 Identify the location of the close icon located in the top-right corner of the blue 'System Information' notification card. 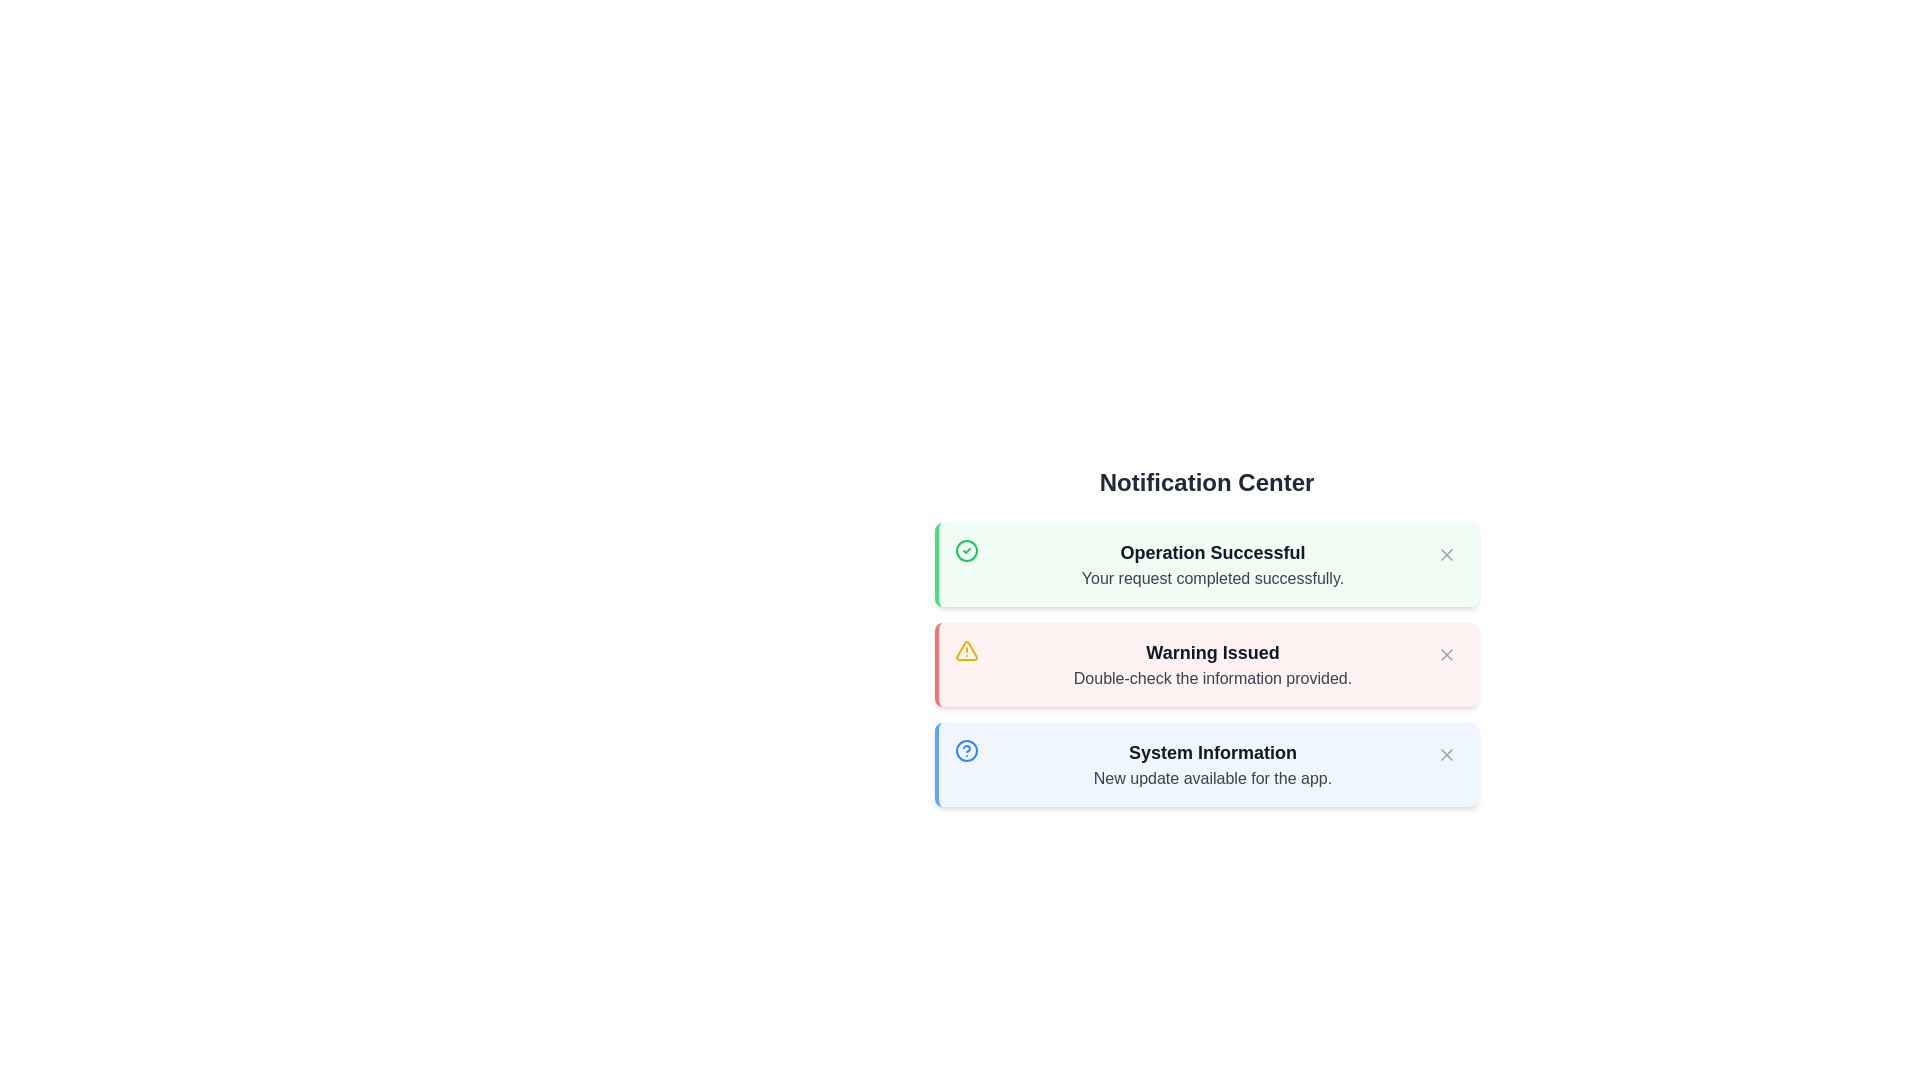
(1446, 755).